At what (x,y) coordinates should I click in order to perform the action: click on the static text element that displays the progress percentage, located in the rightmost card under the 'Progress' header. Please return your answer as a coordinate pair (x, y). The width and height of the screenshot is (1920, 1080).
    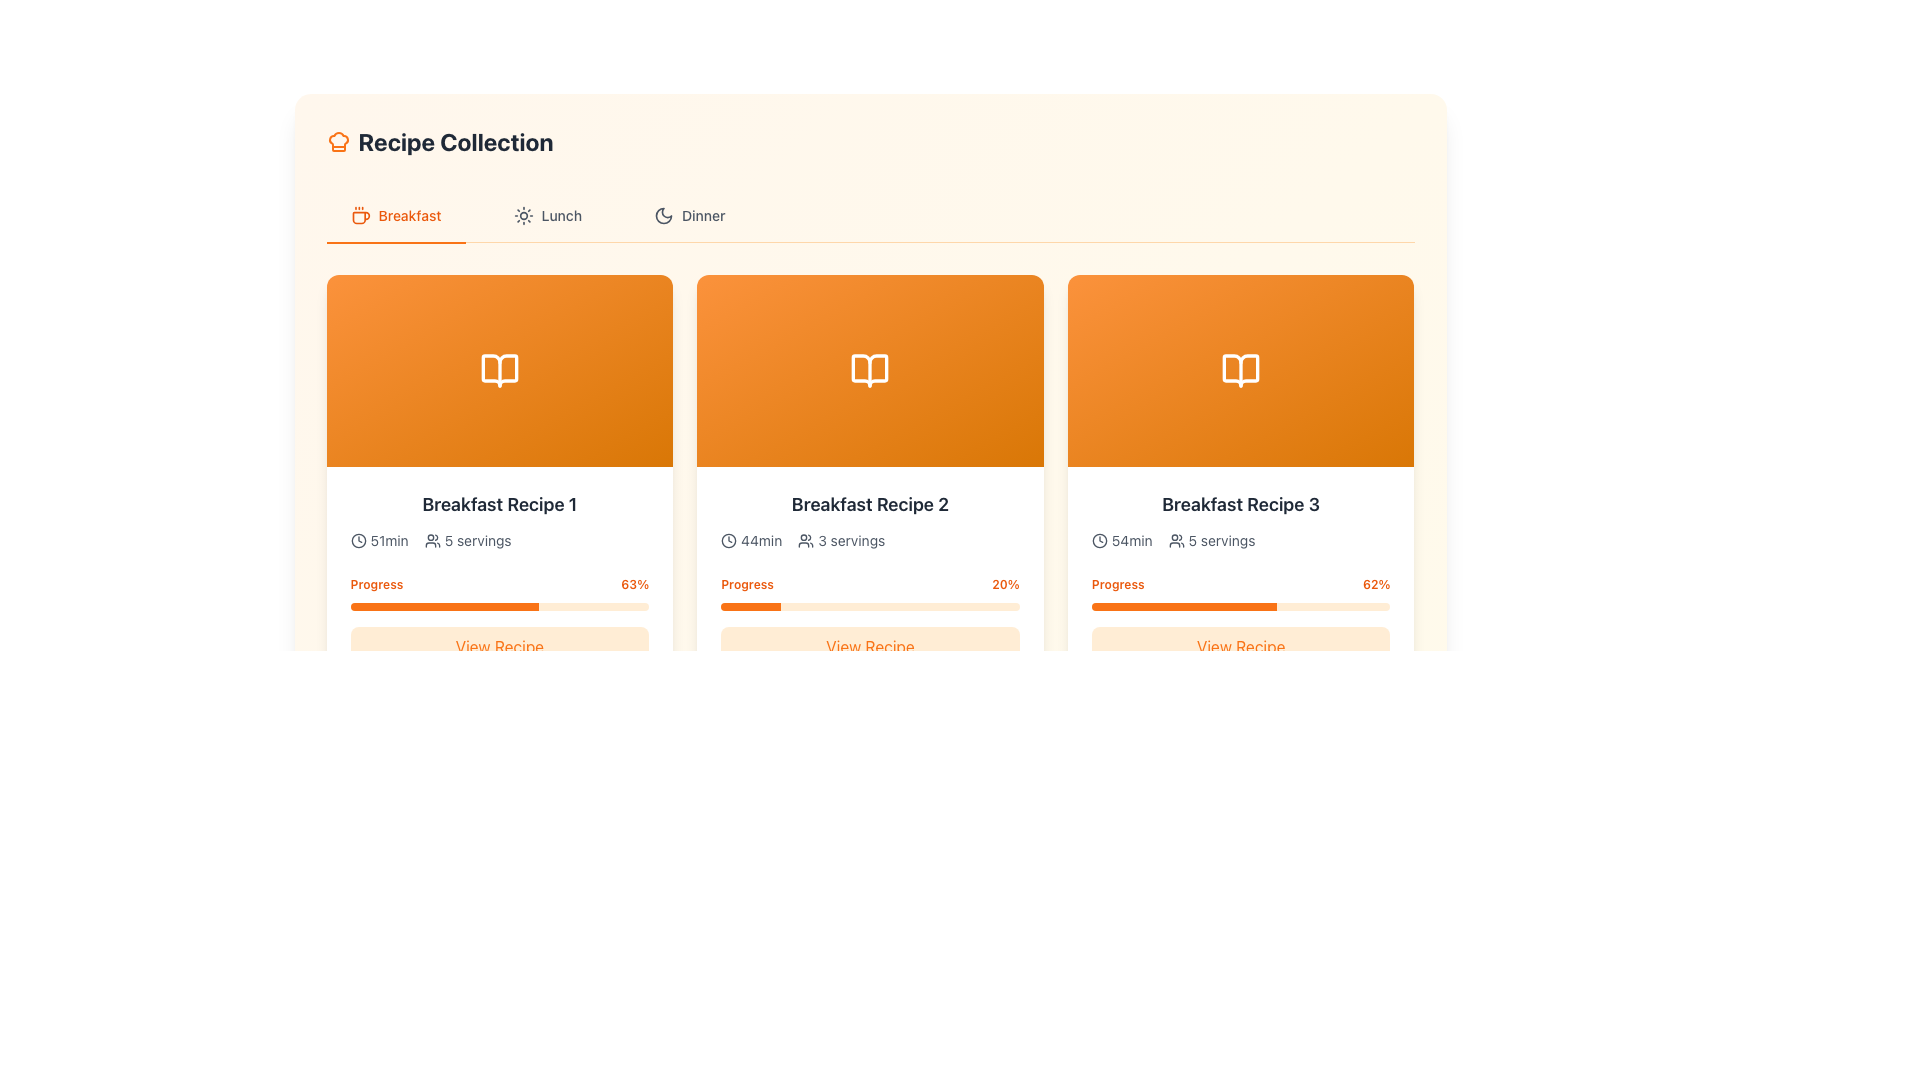
    Looking at the image, I should click on (1375, 582).